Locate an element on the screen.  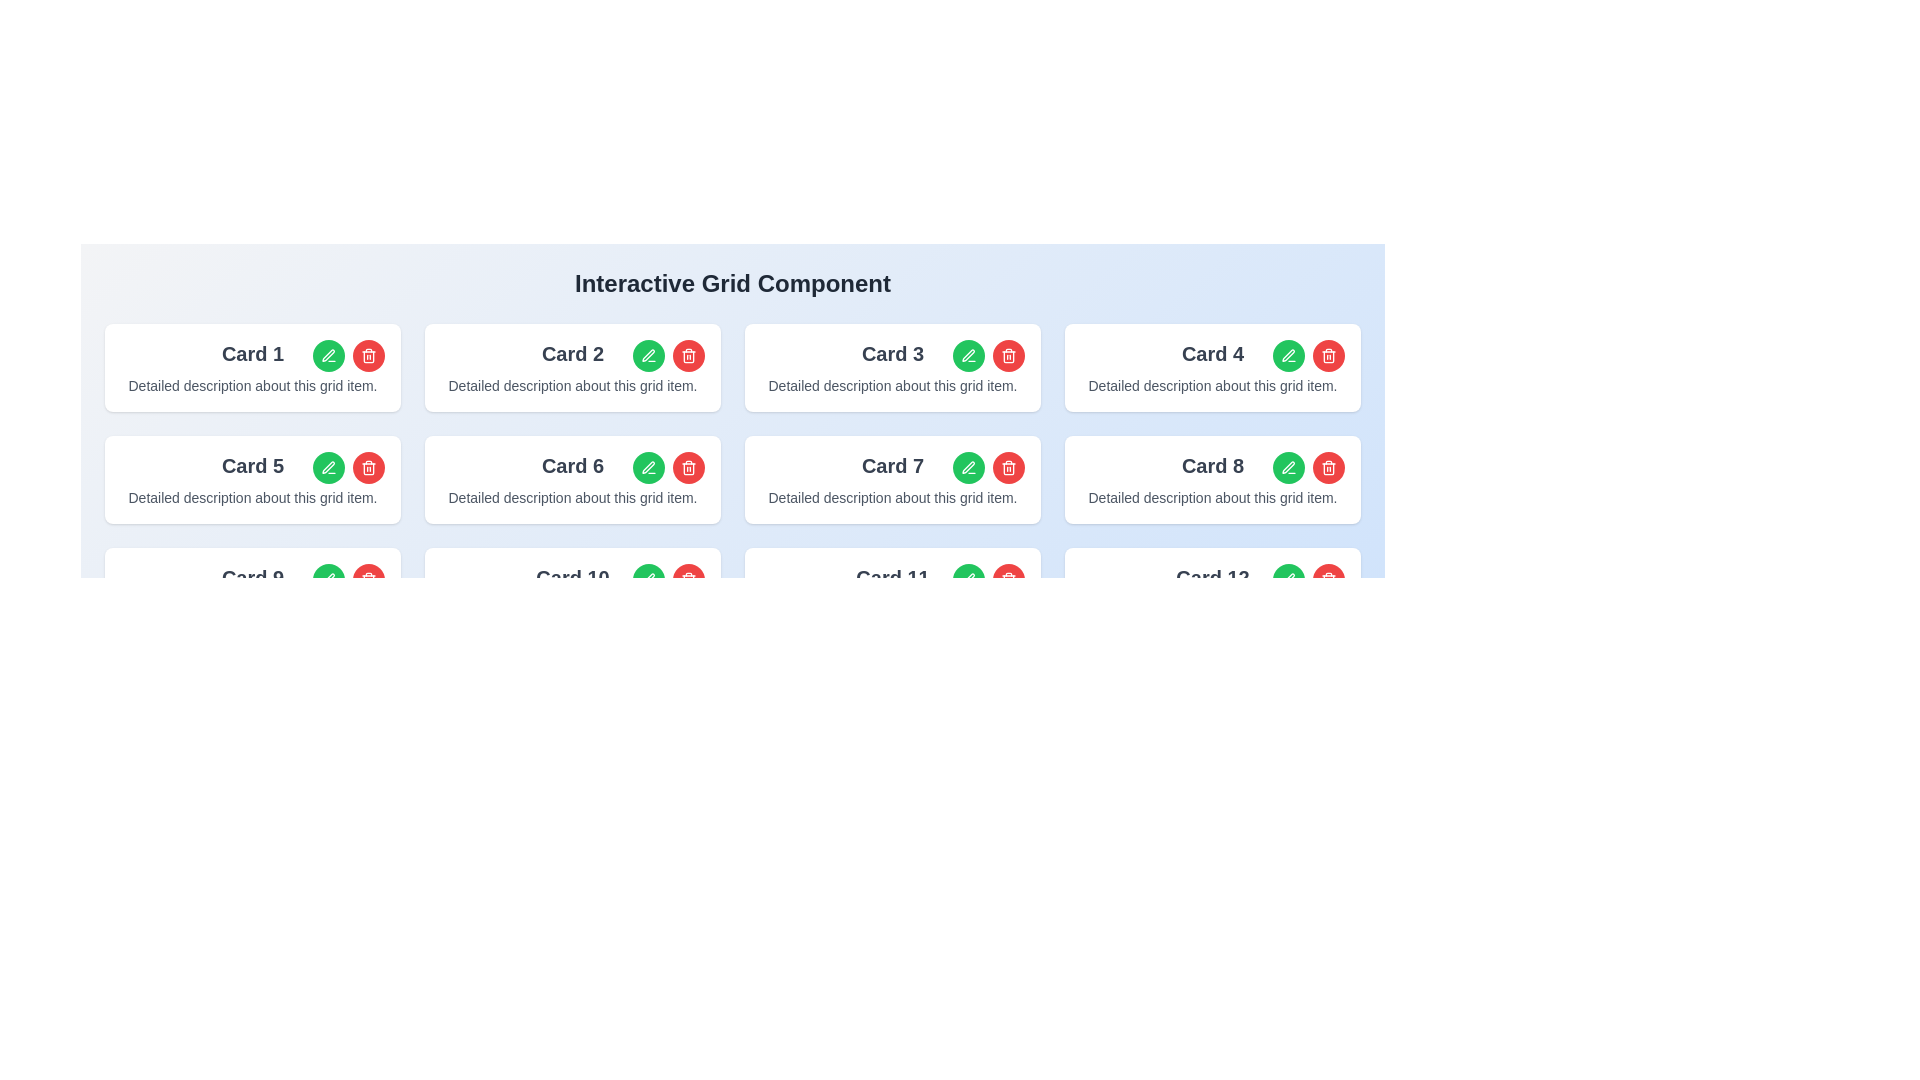
the edit icon within the green circular button located at the top-right of 'Card 7' is located at coordinates (969, 467).